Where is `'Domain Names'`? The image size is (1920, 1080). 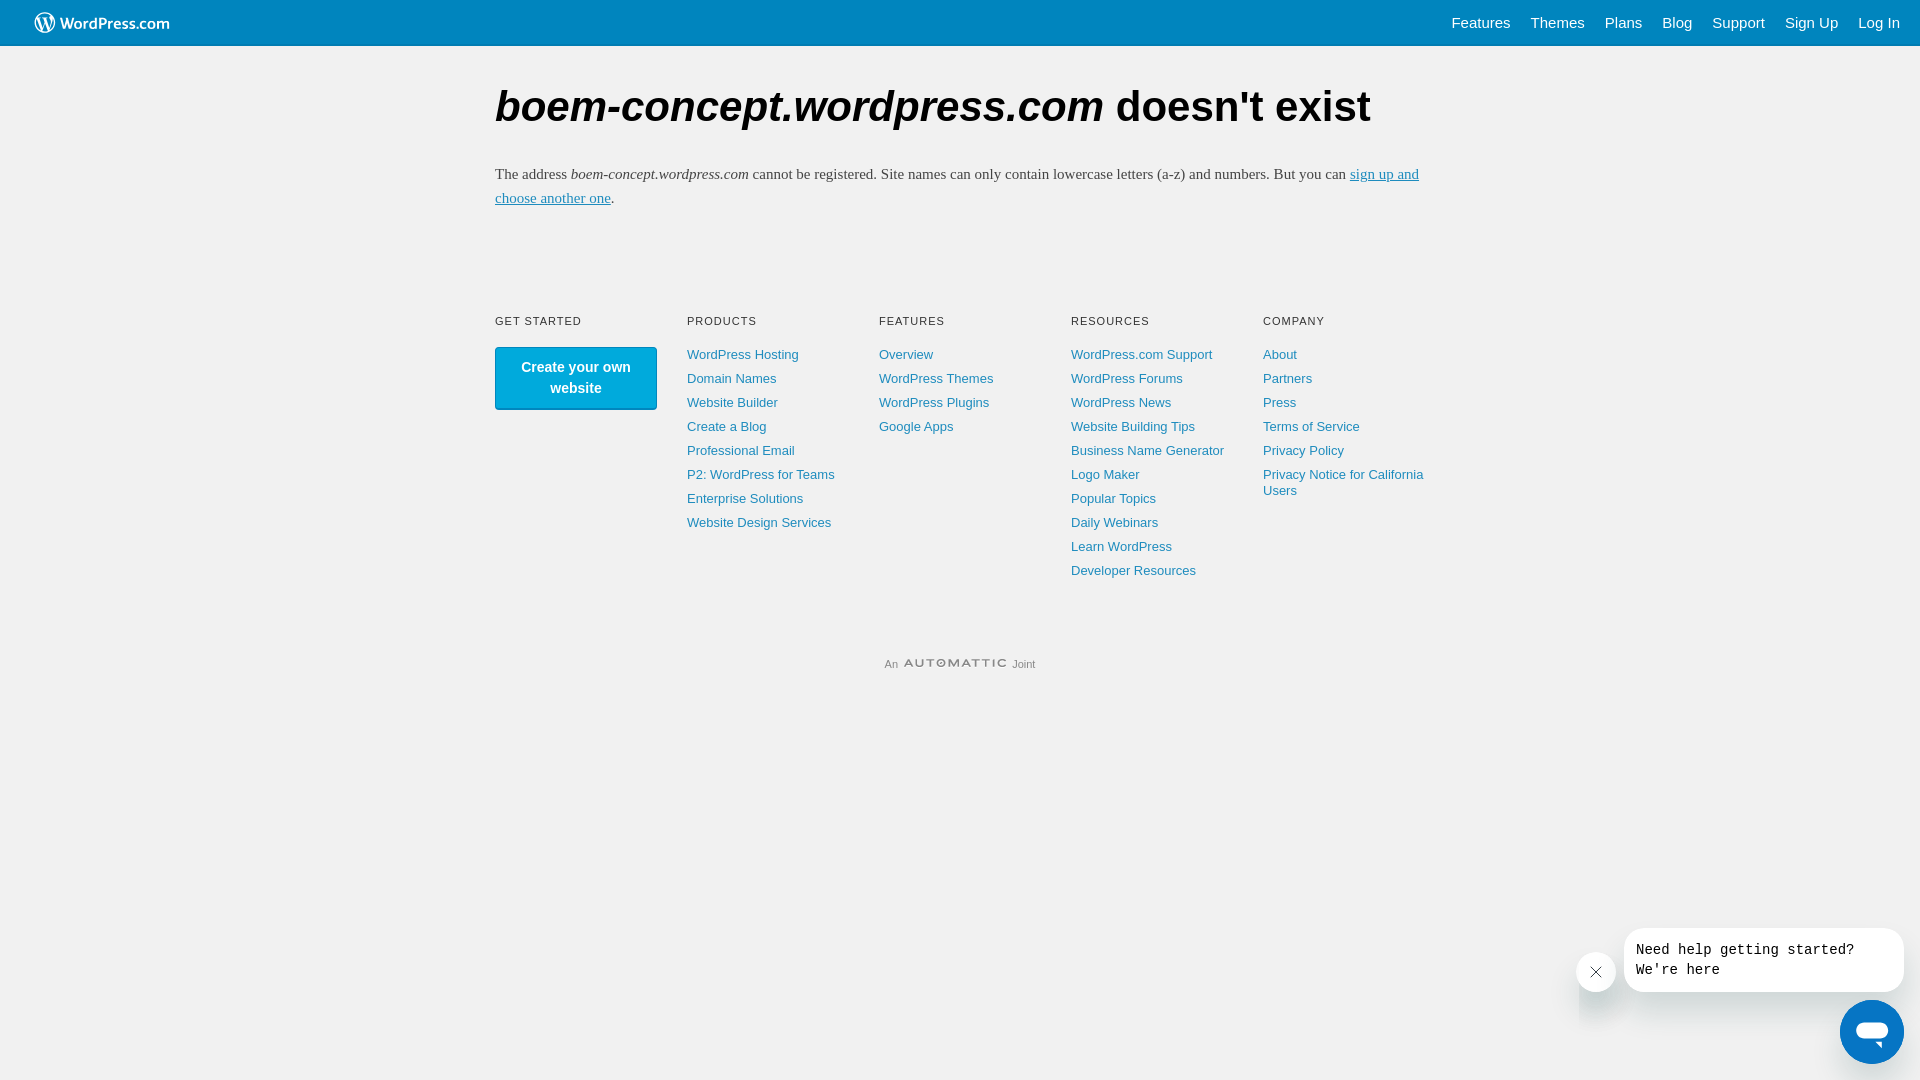 'Domain Names' is located at coordinates (730, 378).